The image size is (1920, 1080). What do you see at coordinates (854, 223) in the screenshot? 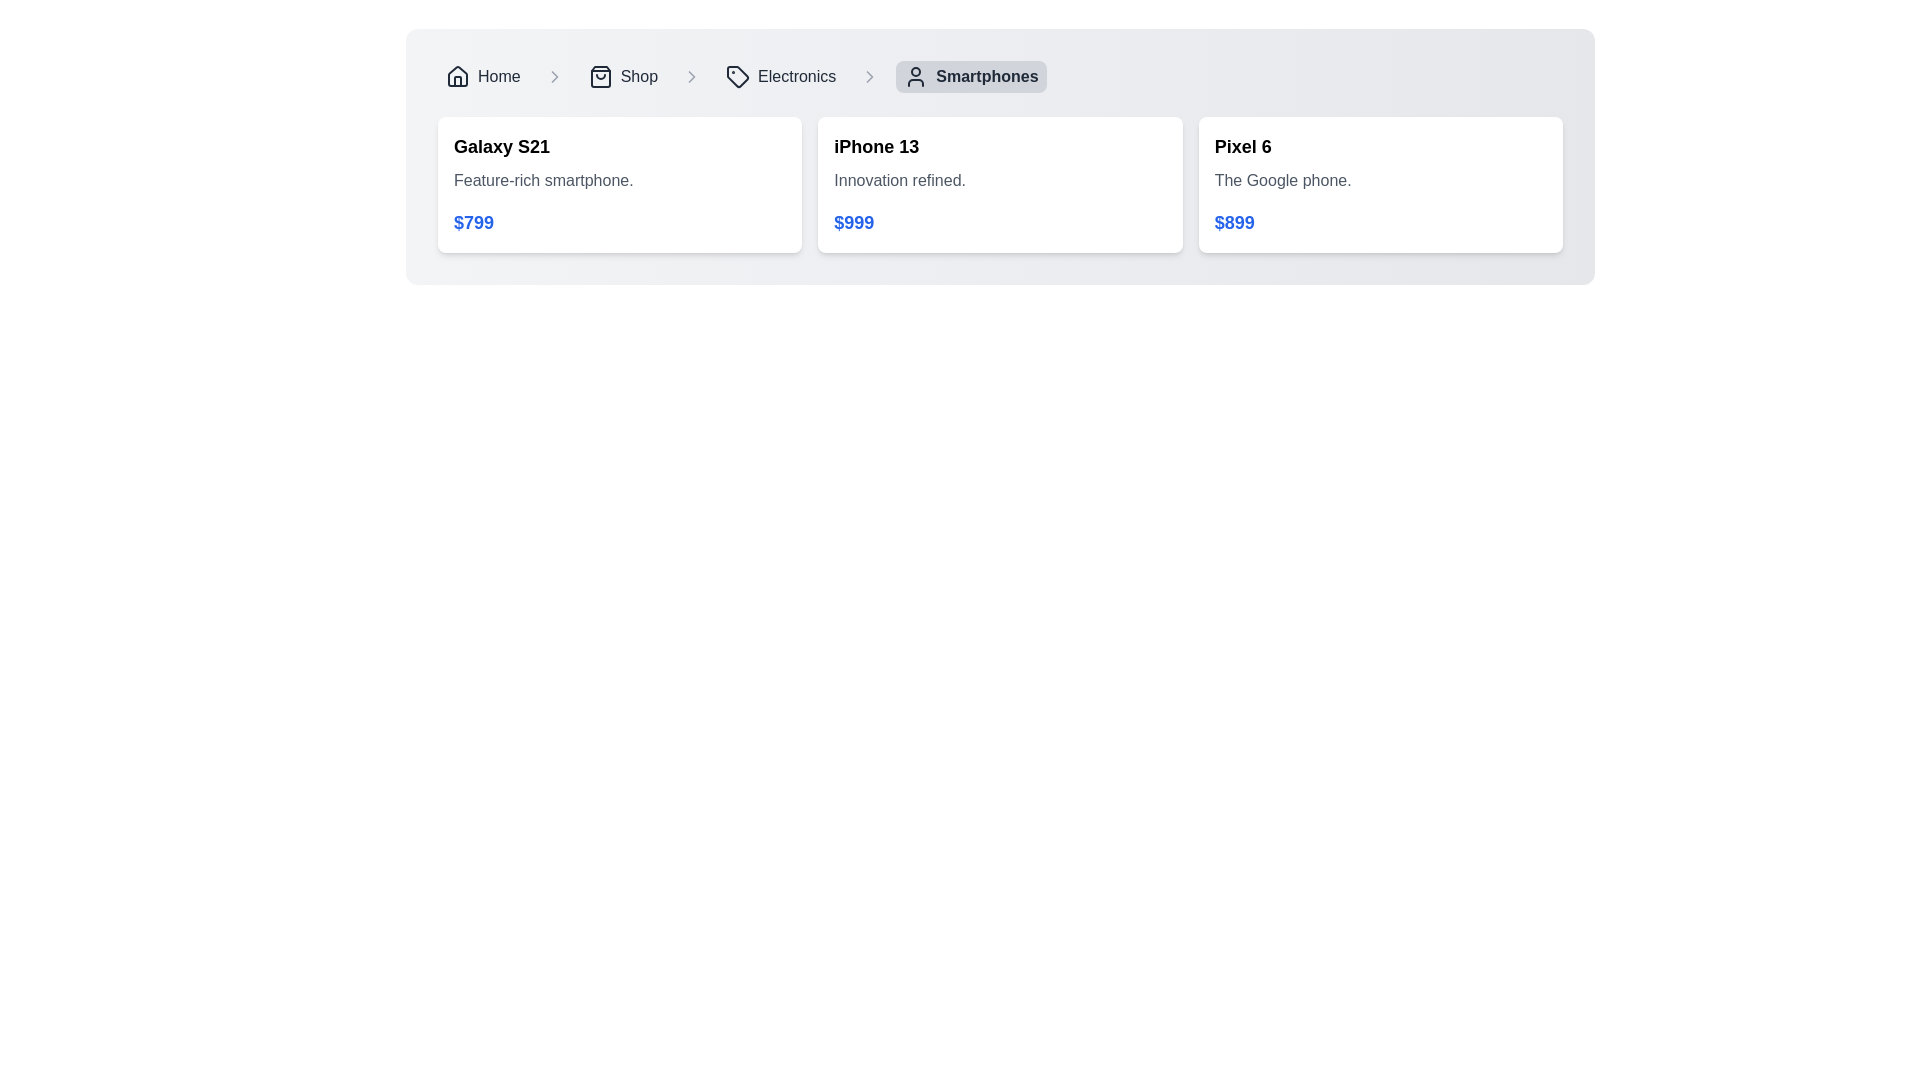
I see `price information displayed in the text label located beneath the descriptive text 'Innovation refined.' in the second card of three cards, which shows the price '$999'` at bounding box center [854, 223].